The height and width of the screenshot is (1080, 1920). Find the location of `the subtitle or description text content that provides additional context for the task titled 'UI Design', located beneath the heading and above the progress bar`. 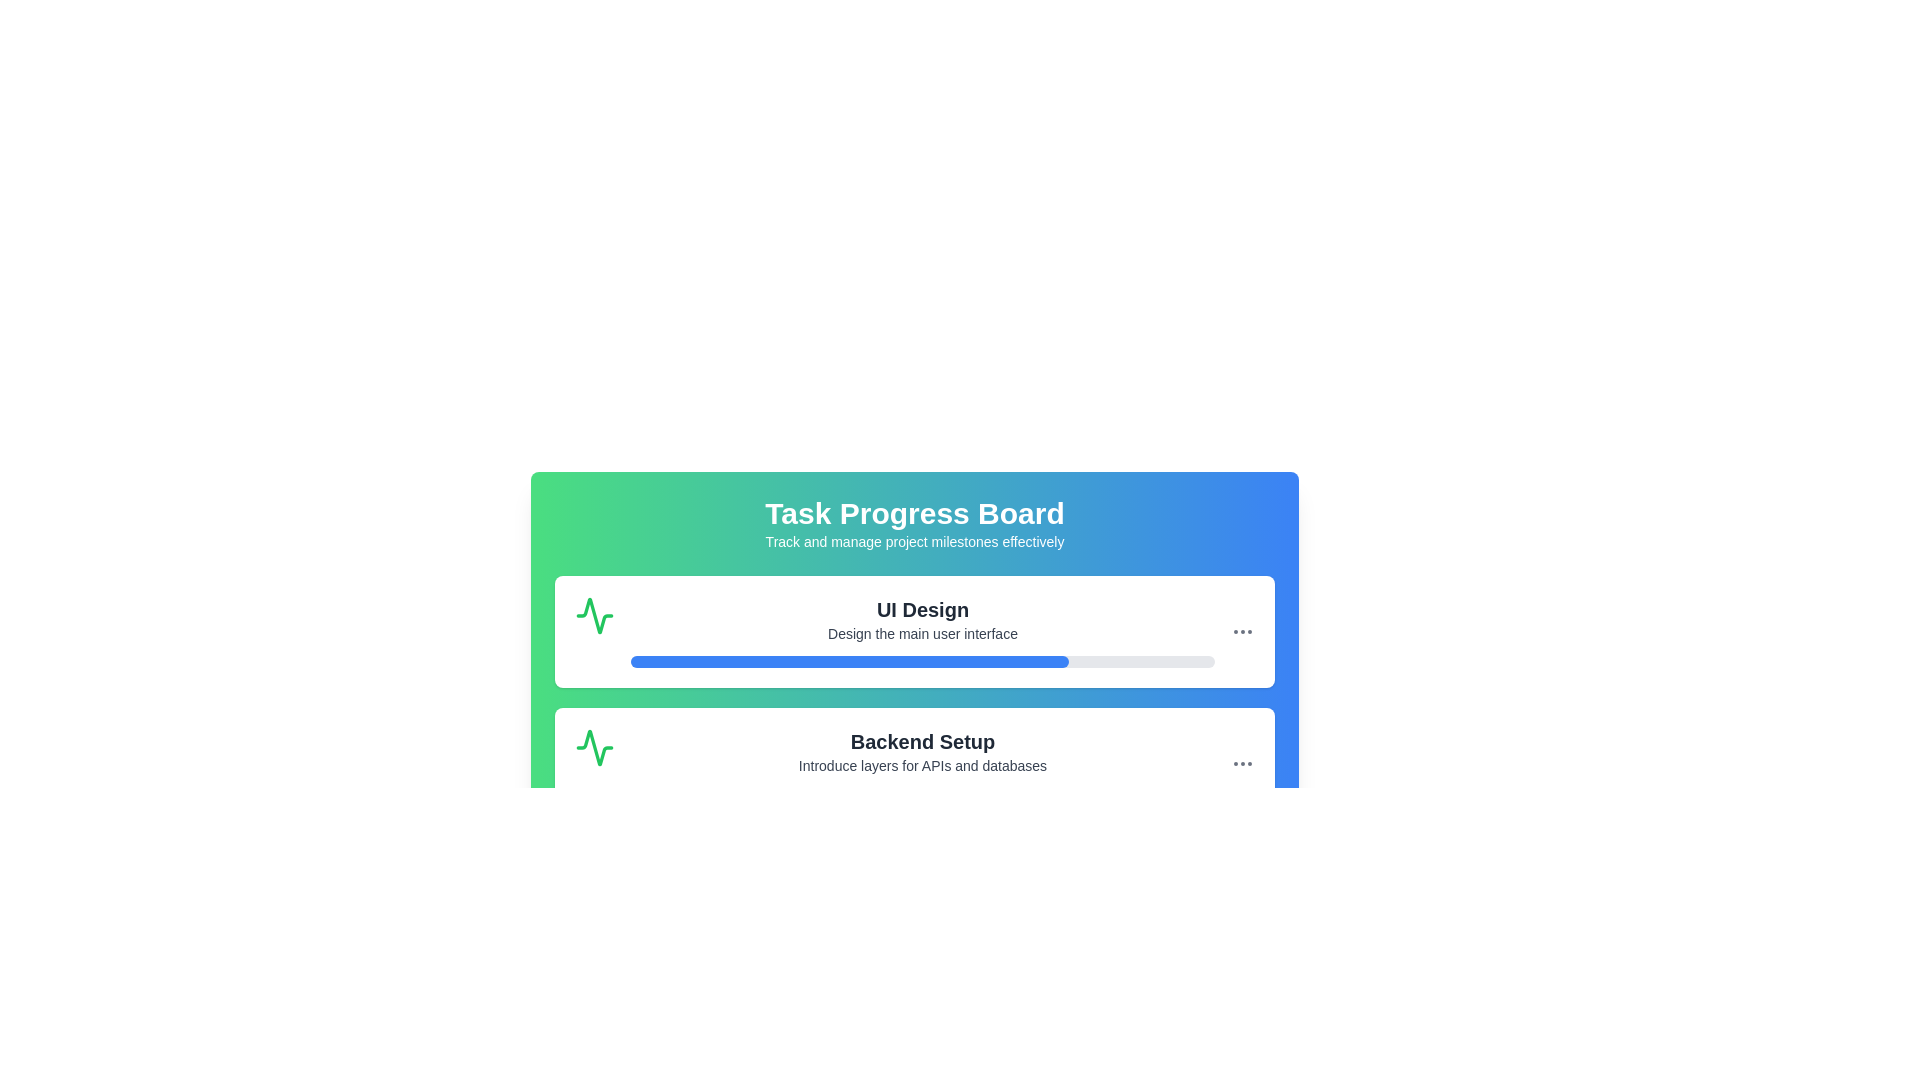

the subtitle or description text content that provides additional context for the task titled 'UI Design', located beneath the heading and above the progress bar is located at coordinates (921, 633).